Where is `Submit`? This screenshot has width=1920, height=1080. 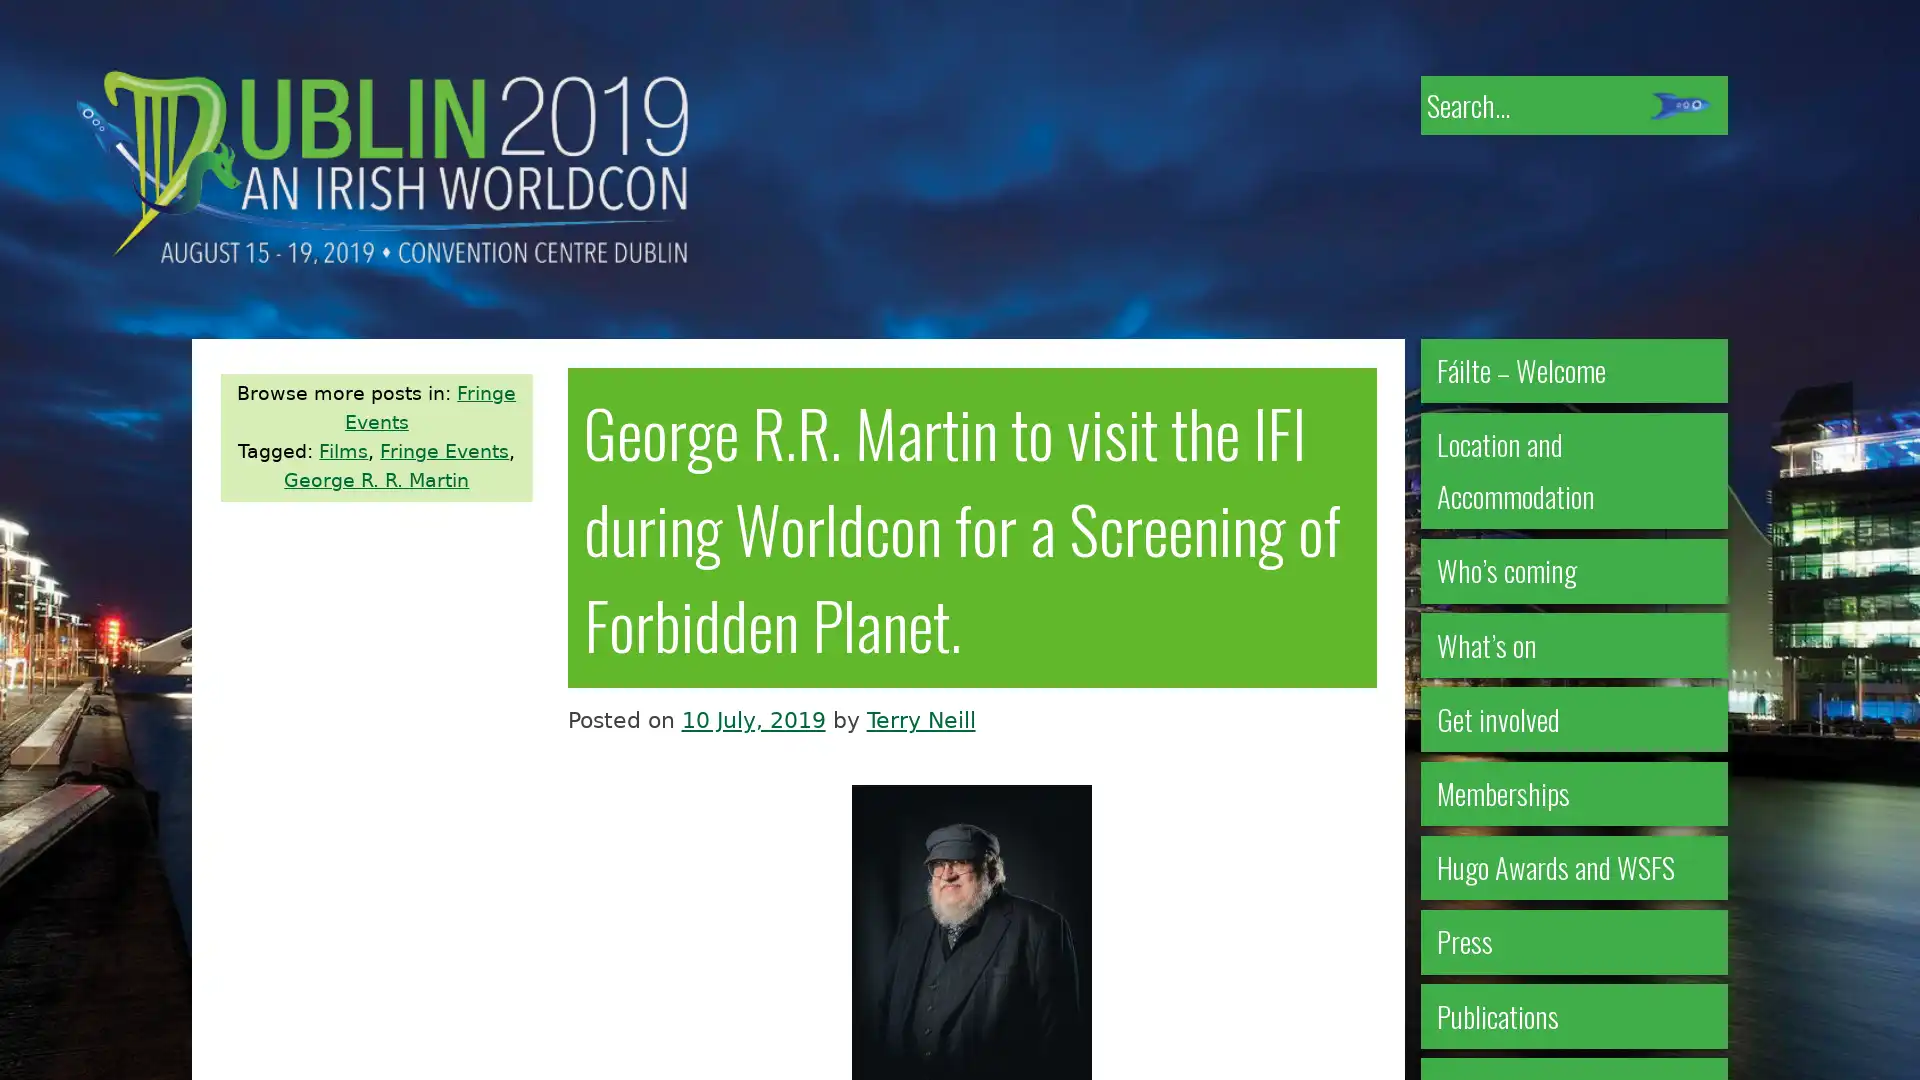 Submit is located at coordinates (1680, 106).